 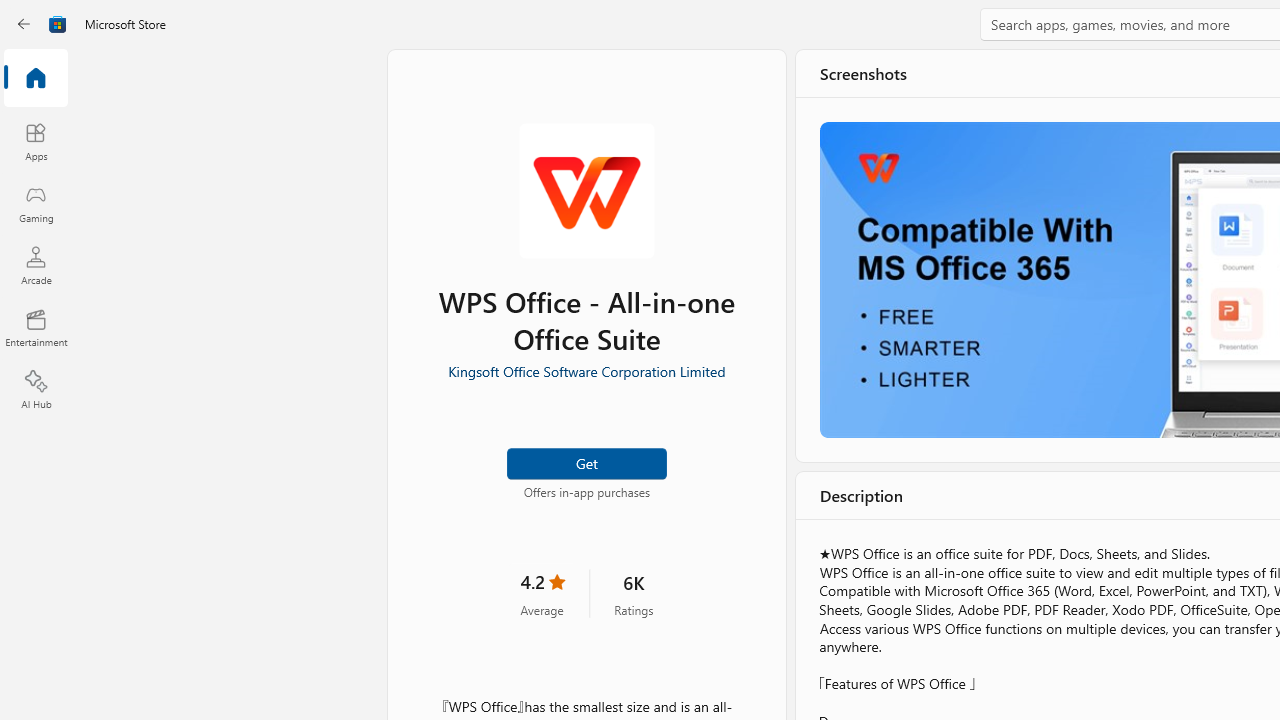 What do you see at coordinates (542, 591) in the screenshot?
I see `'4.2 stars. Click to skip to ratings and reviews'` at bounding box center [542, 591].